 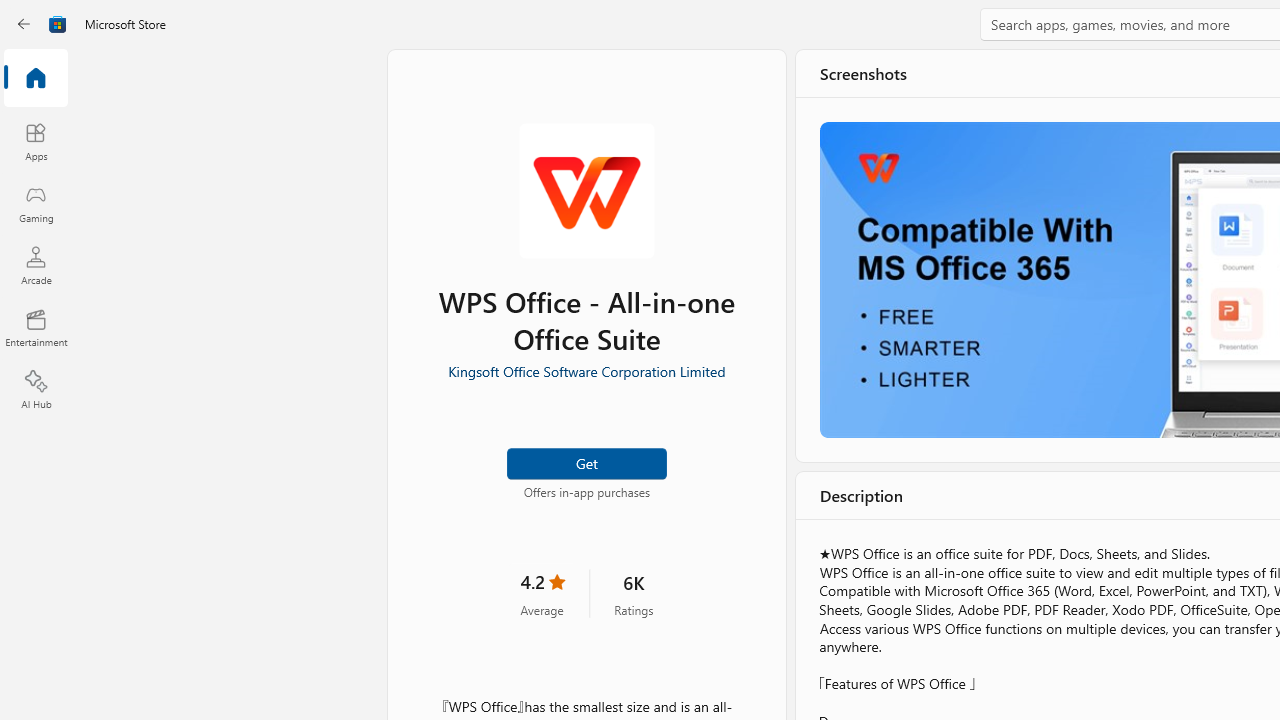 What do you see at coordinates (542, 591) in the screenshot?
I see `'4.2 stars. Click to skip to ratings and reviews'` at bounding box center [542, 591].